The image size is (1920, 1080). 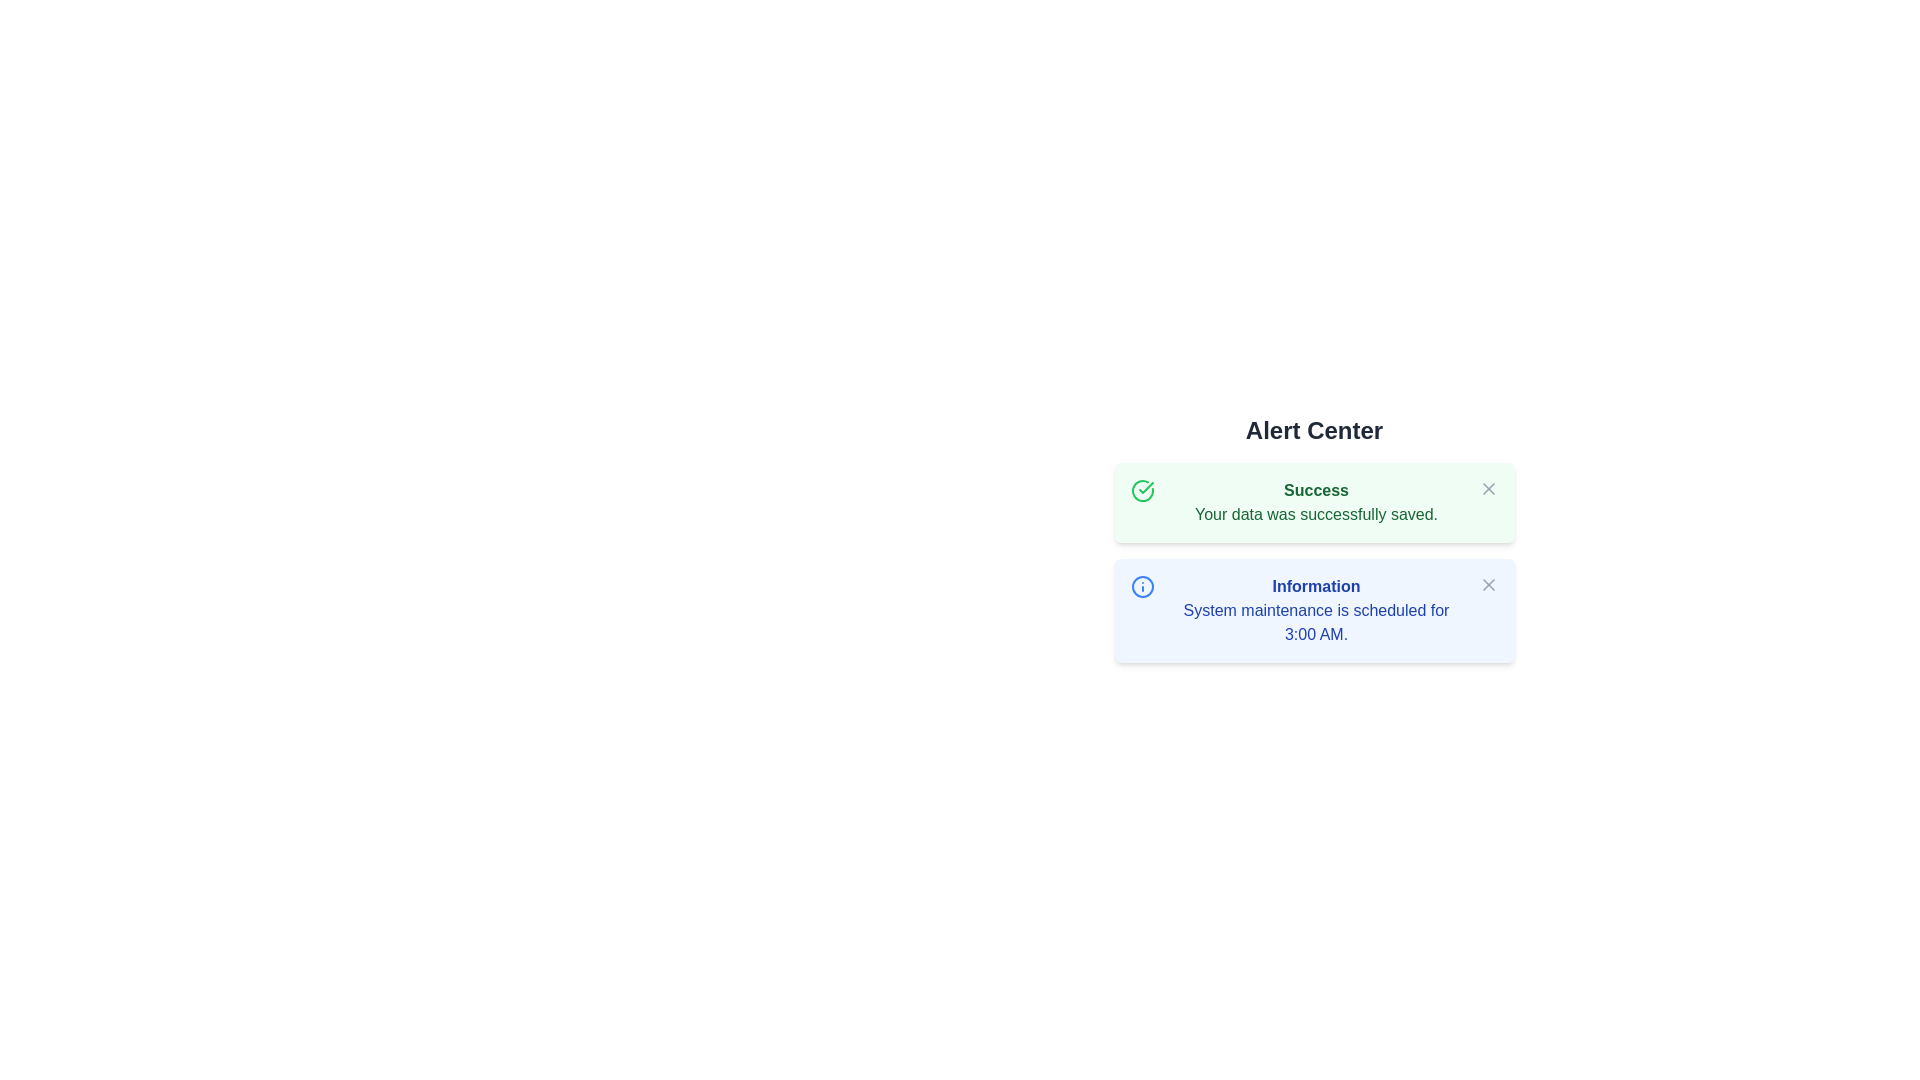 I want to click on message content of the first notification box under the 'Alert Center' heading, which displays a success message with a green checkmark icon, so click(x=1314, y=501).